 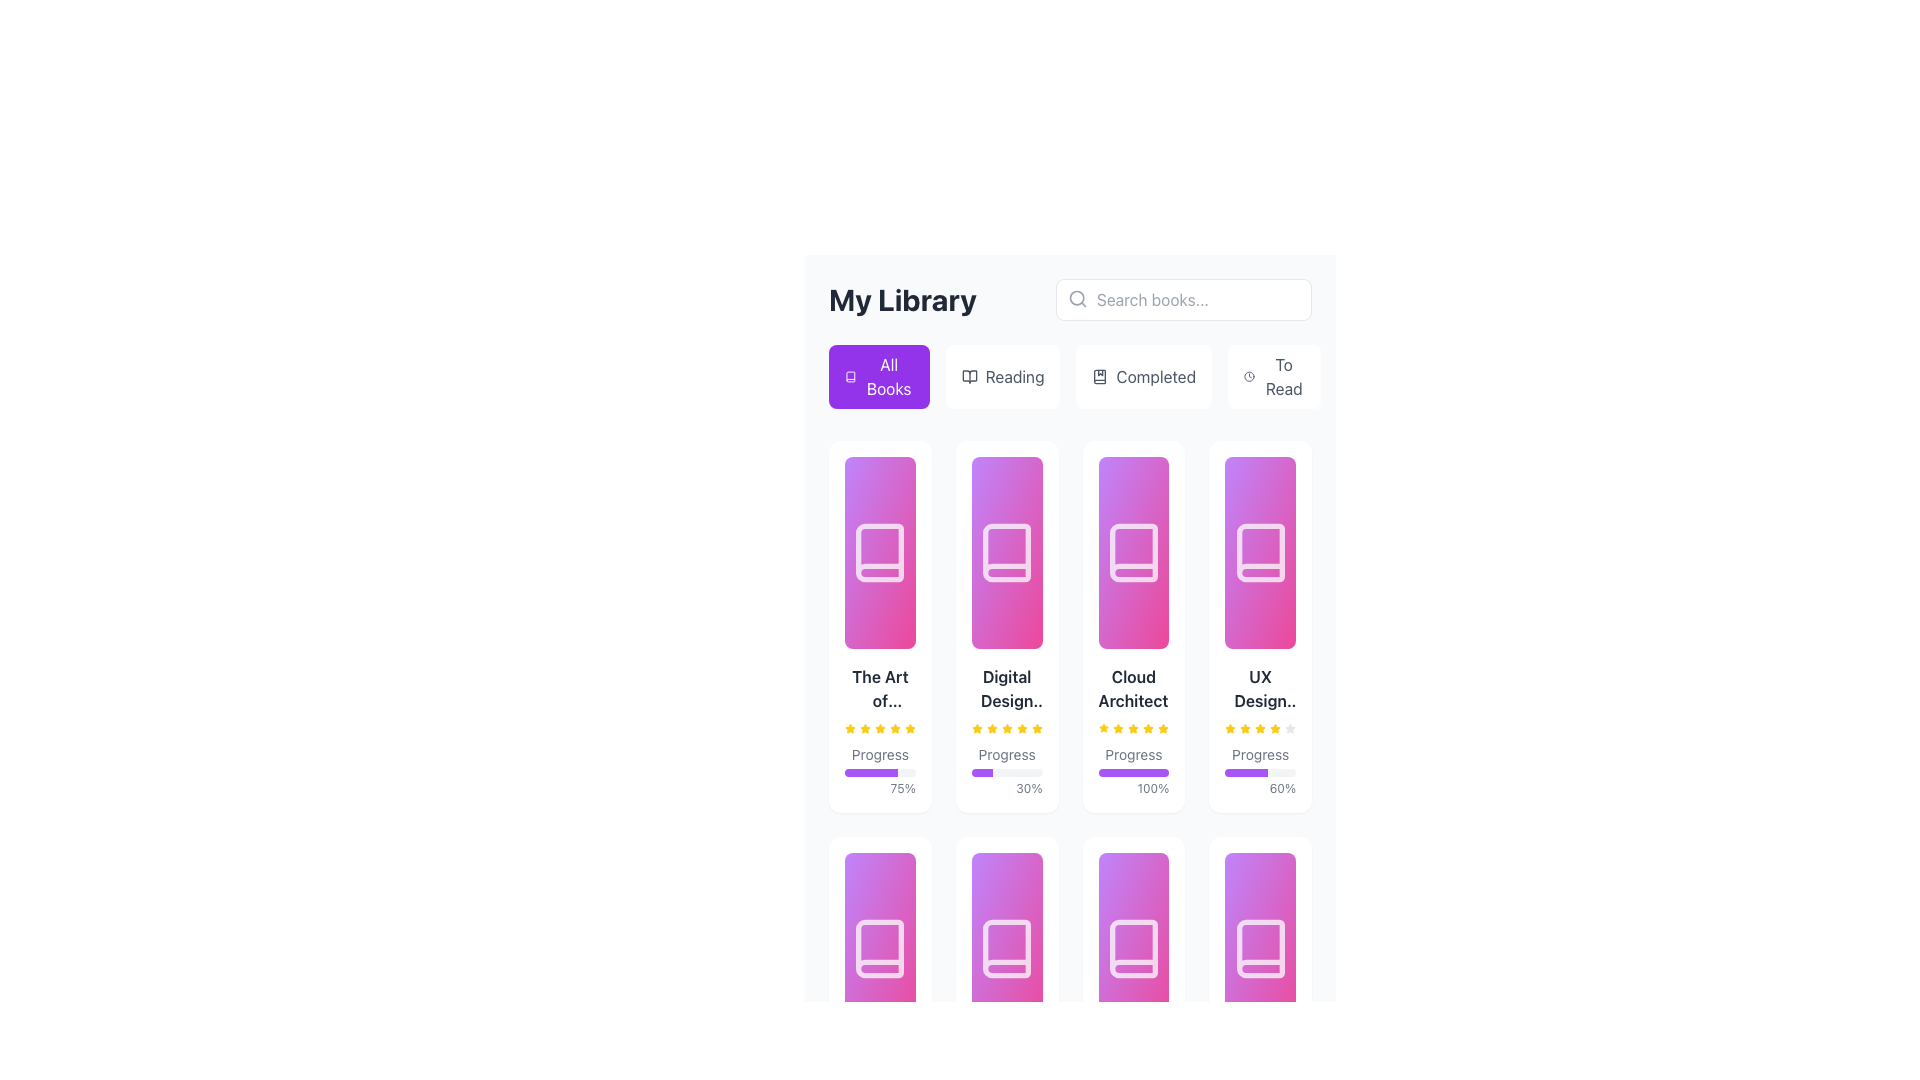 What do you see at coordinates (1007, 729) in the screenshot?
I see `the third star icon in the 5-star rating system located under the 'Digital Design Principles' label and above the 'Progress 30%' indicator` at bounding box center [1007, 729].